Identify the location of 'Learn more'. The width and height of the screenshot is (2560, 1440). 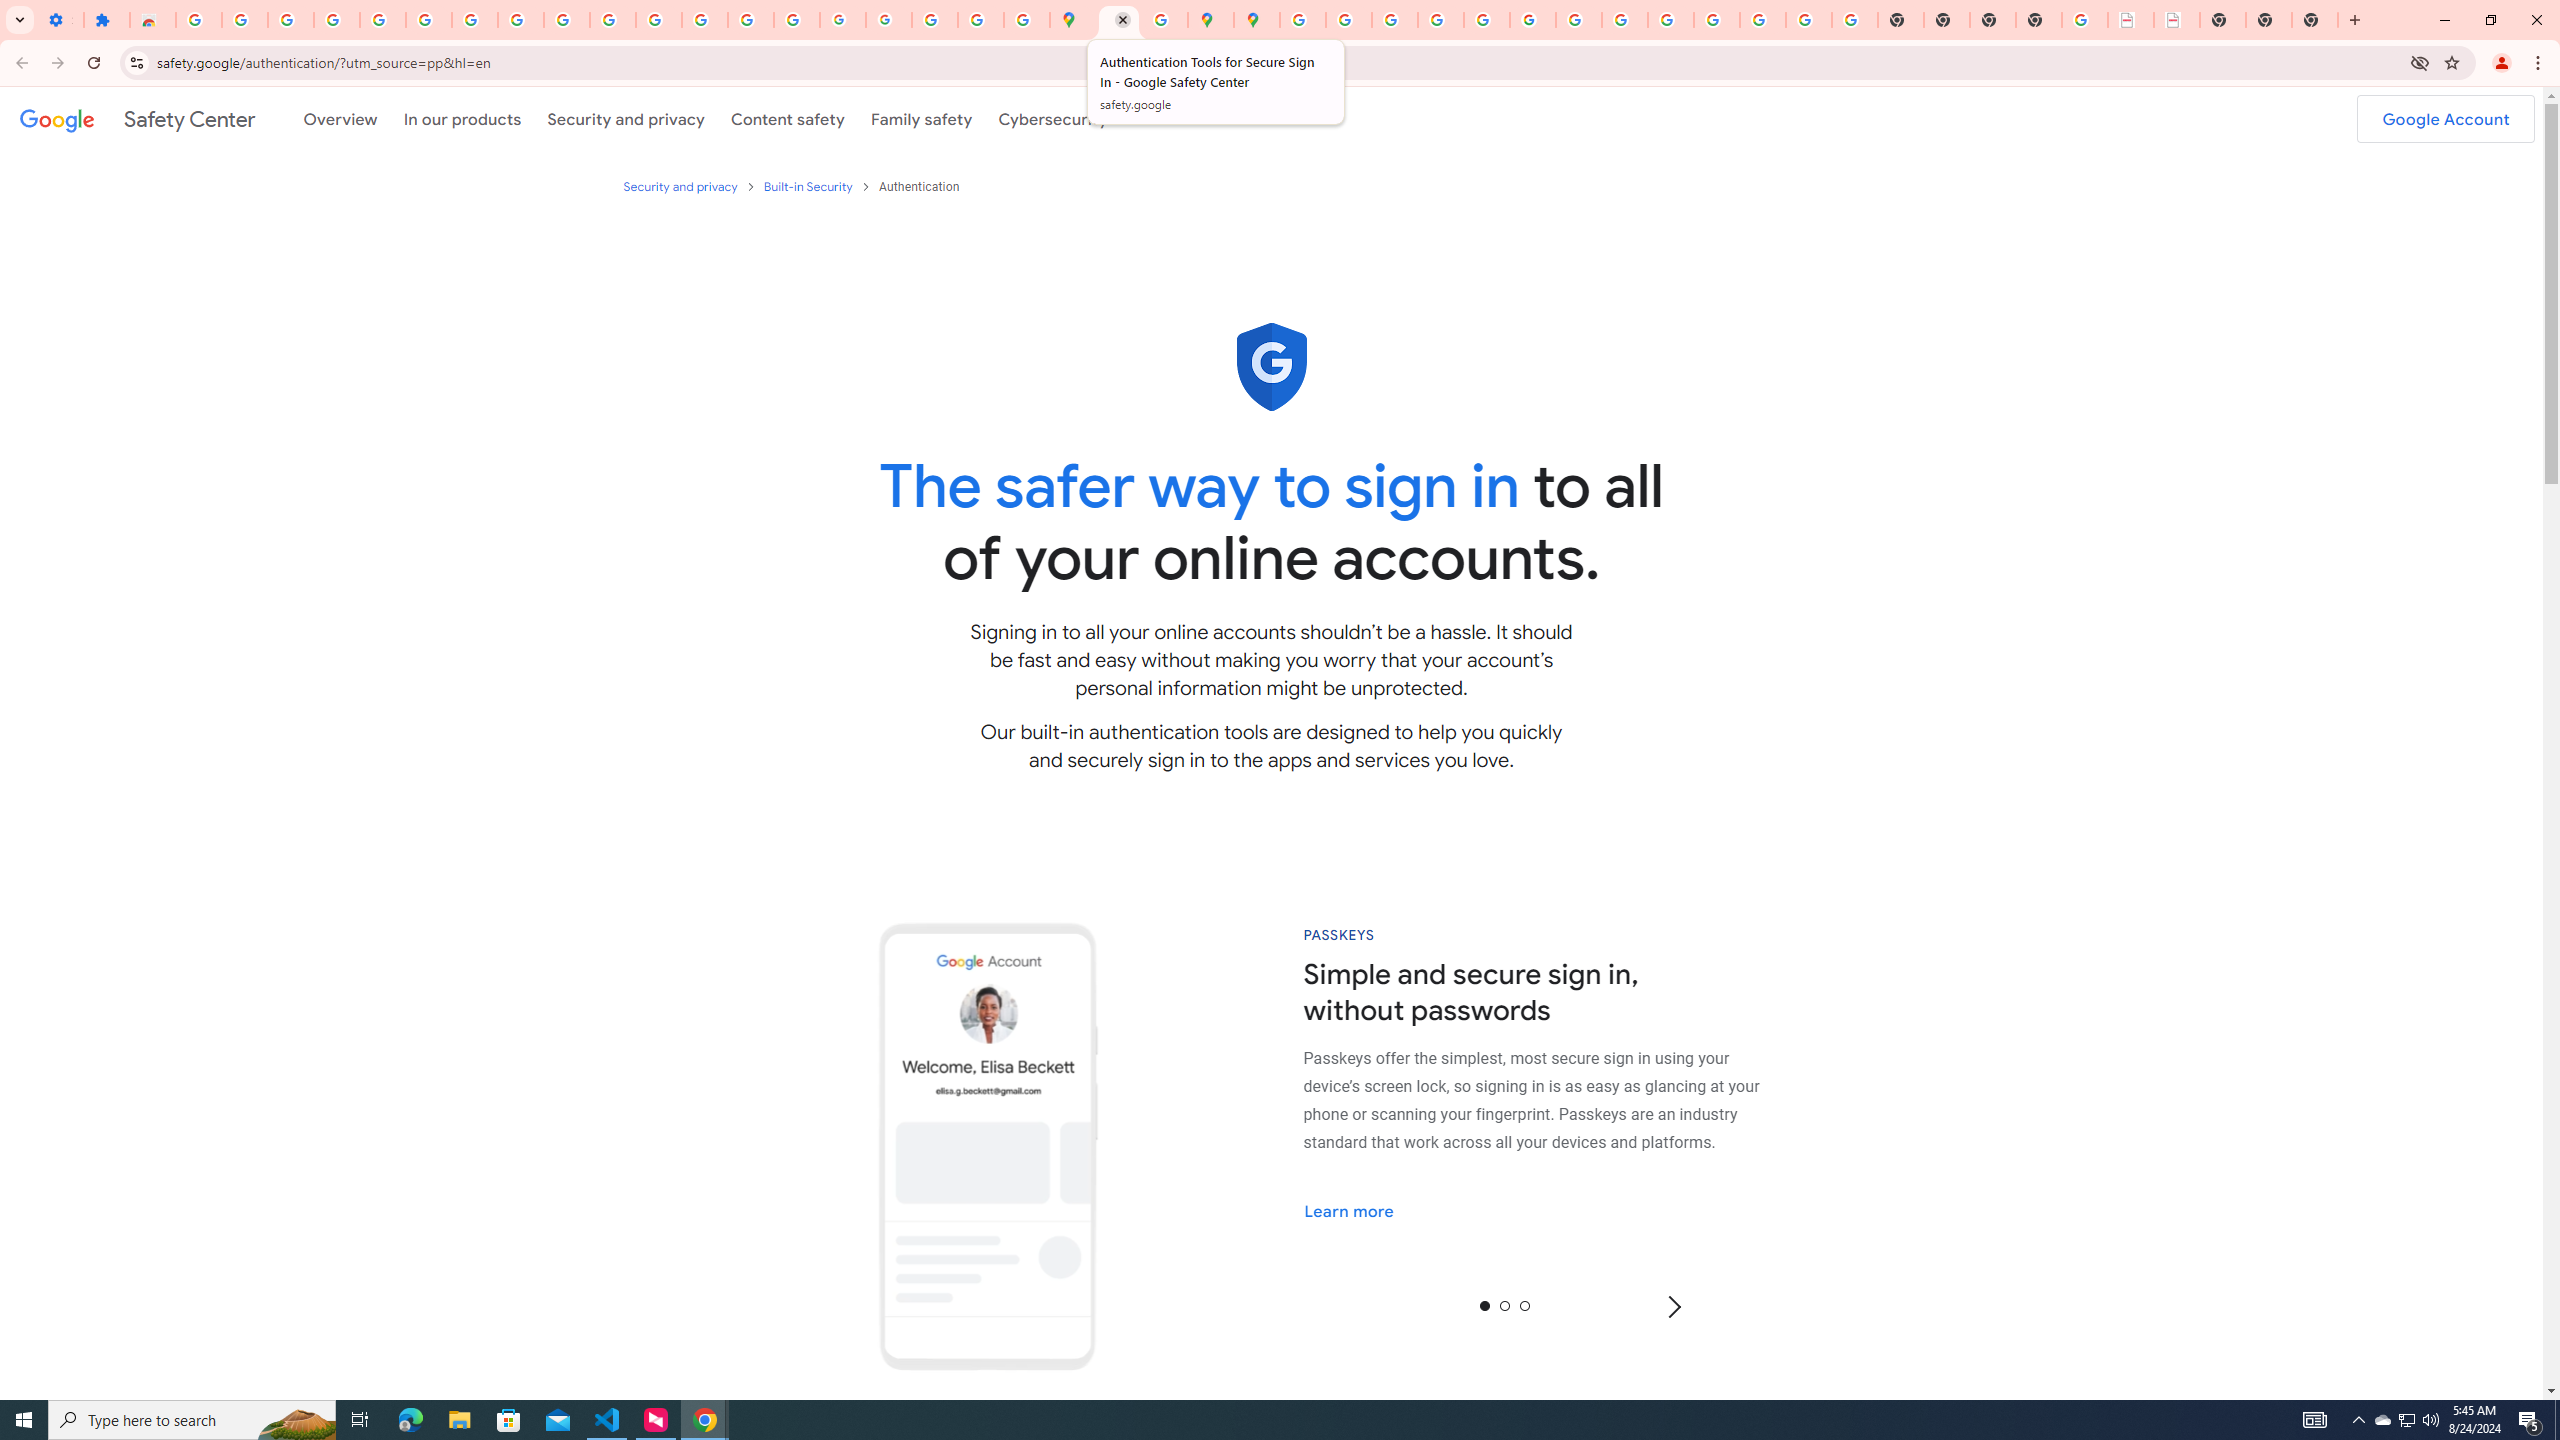
(1361, 1210).